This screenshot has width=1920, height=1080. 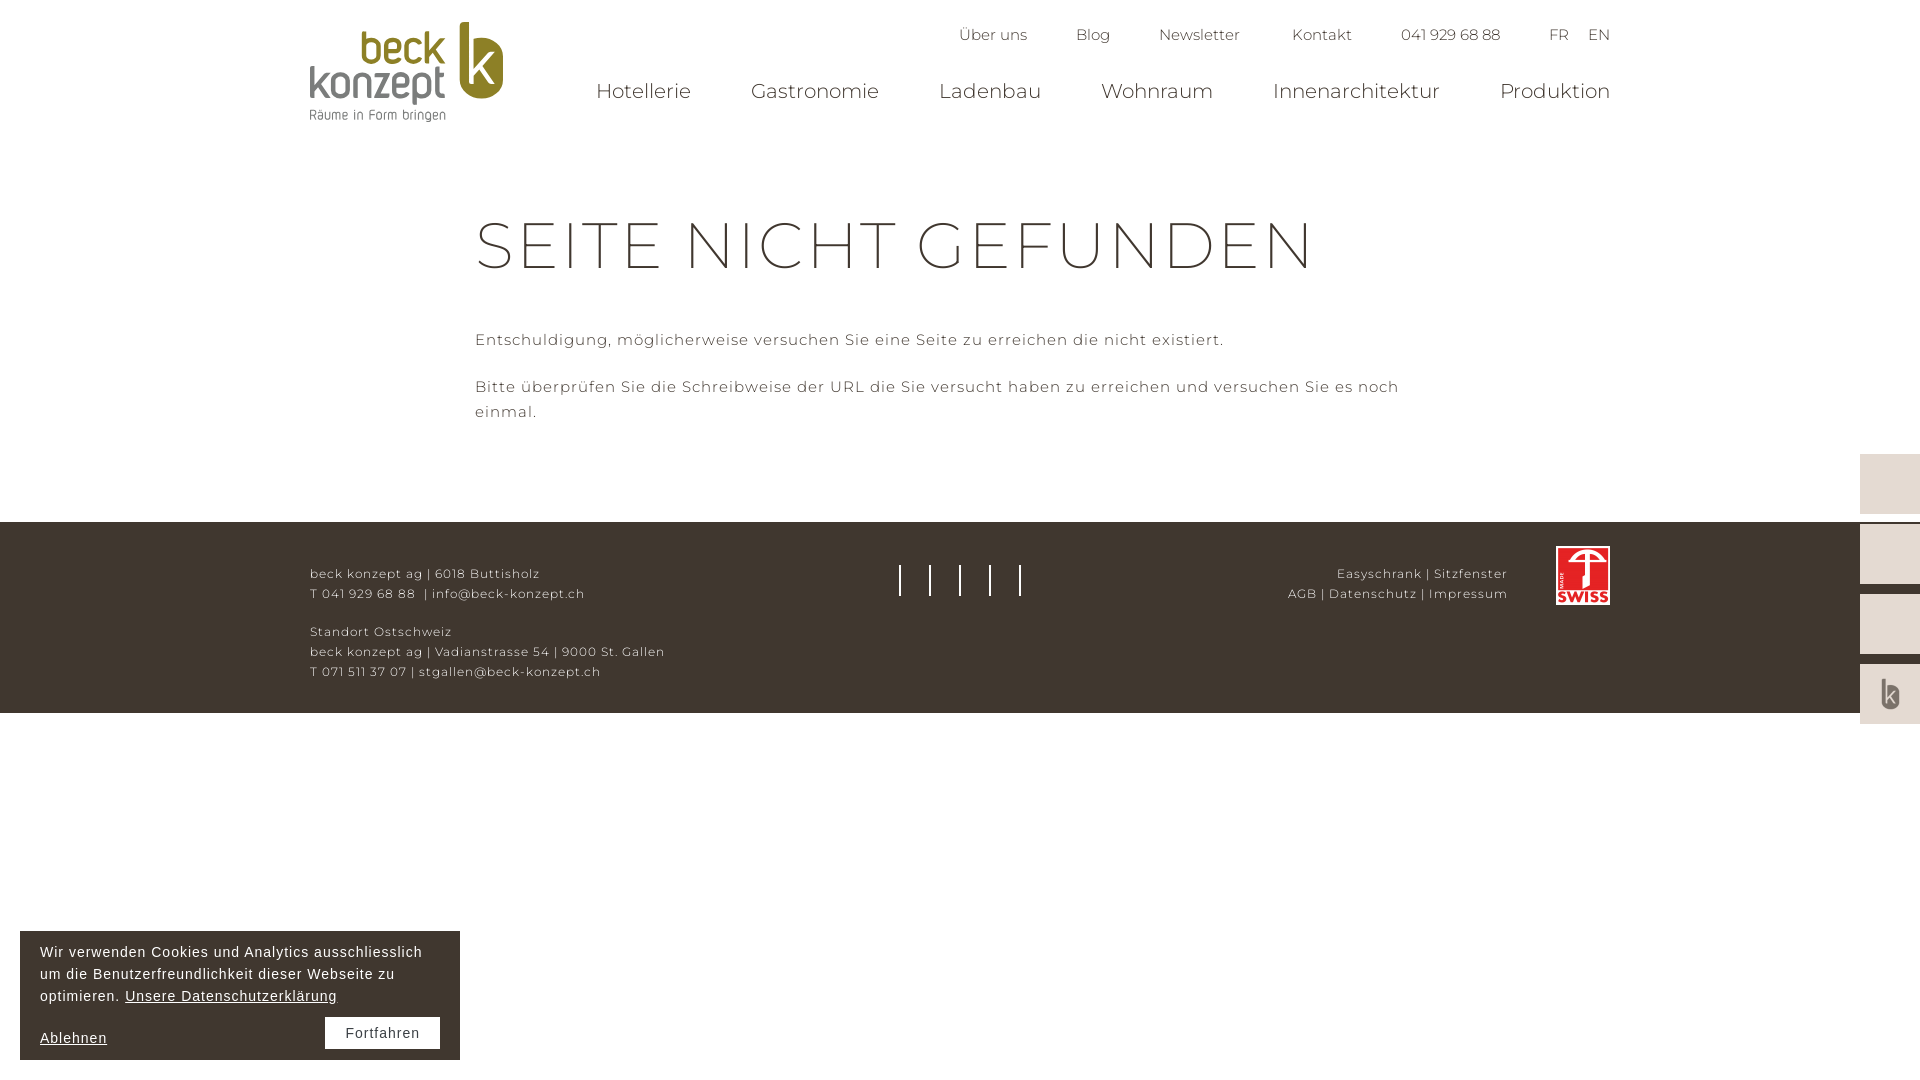 What do you see at coordinates (1597, 34) in the screenshot?
I see `'EN'` at bounding box center [1597, 34].